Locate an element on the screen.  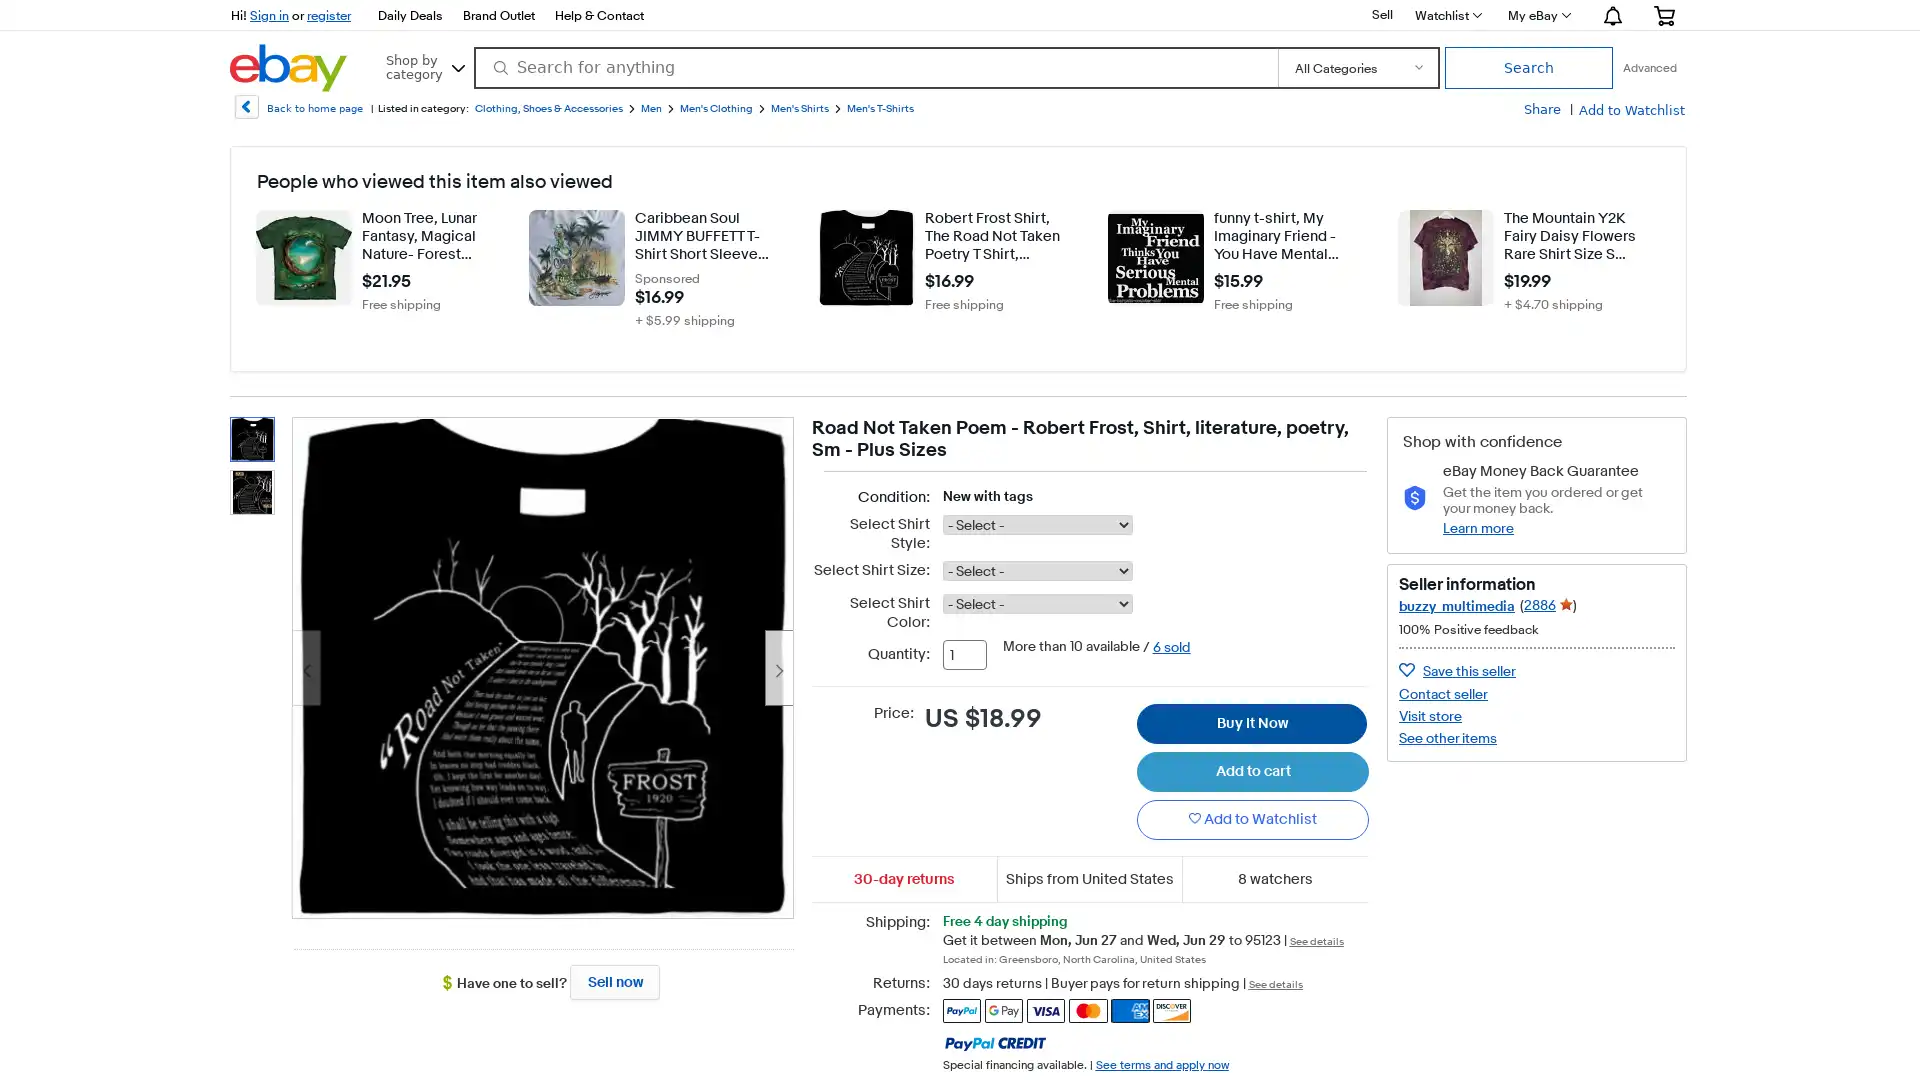
Shop by category is located at coordinates (420, 64).